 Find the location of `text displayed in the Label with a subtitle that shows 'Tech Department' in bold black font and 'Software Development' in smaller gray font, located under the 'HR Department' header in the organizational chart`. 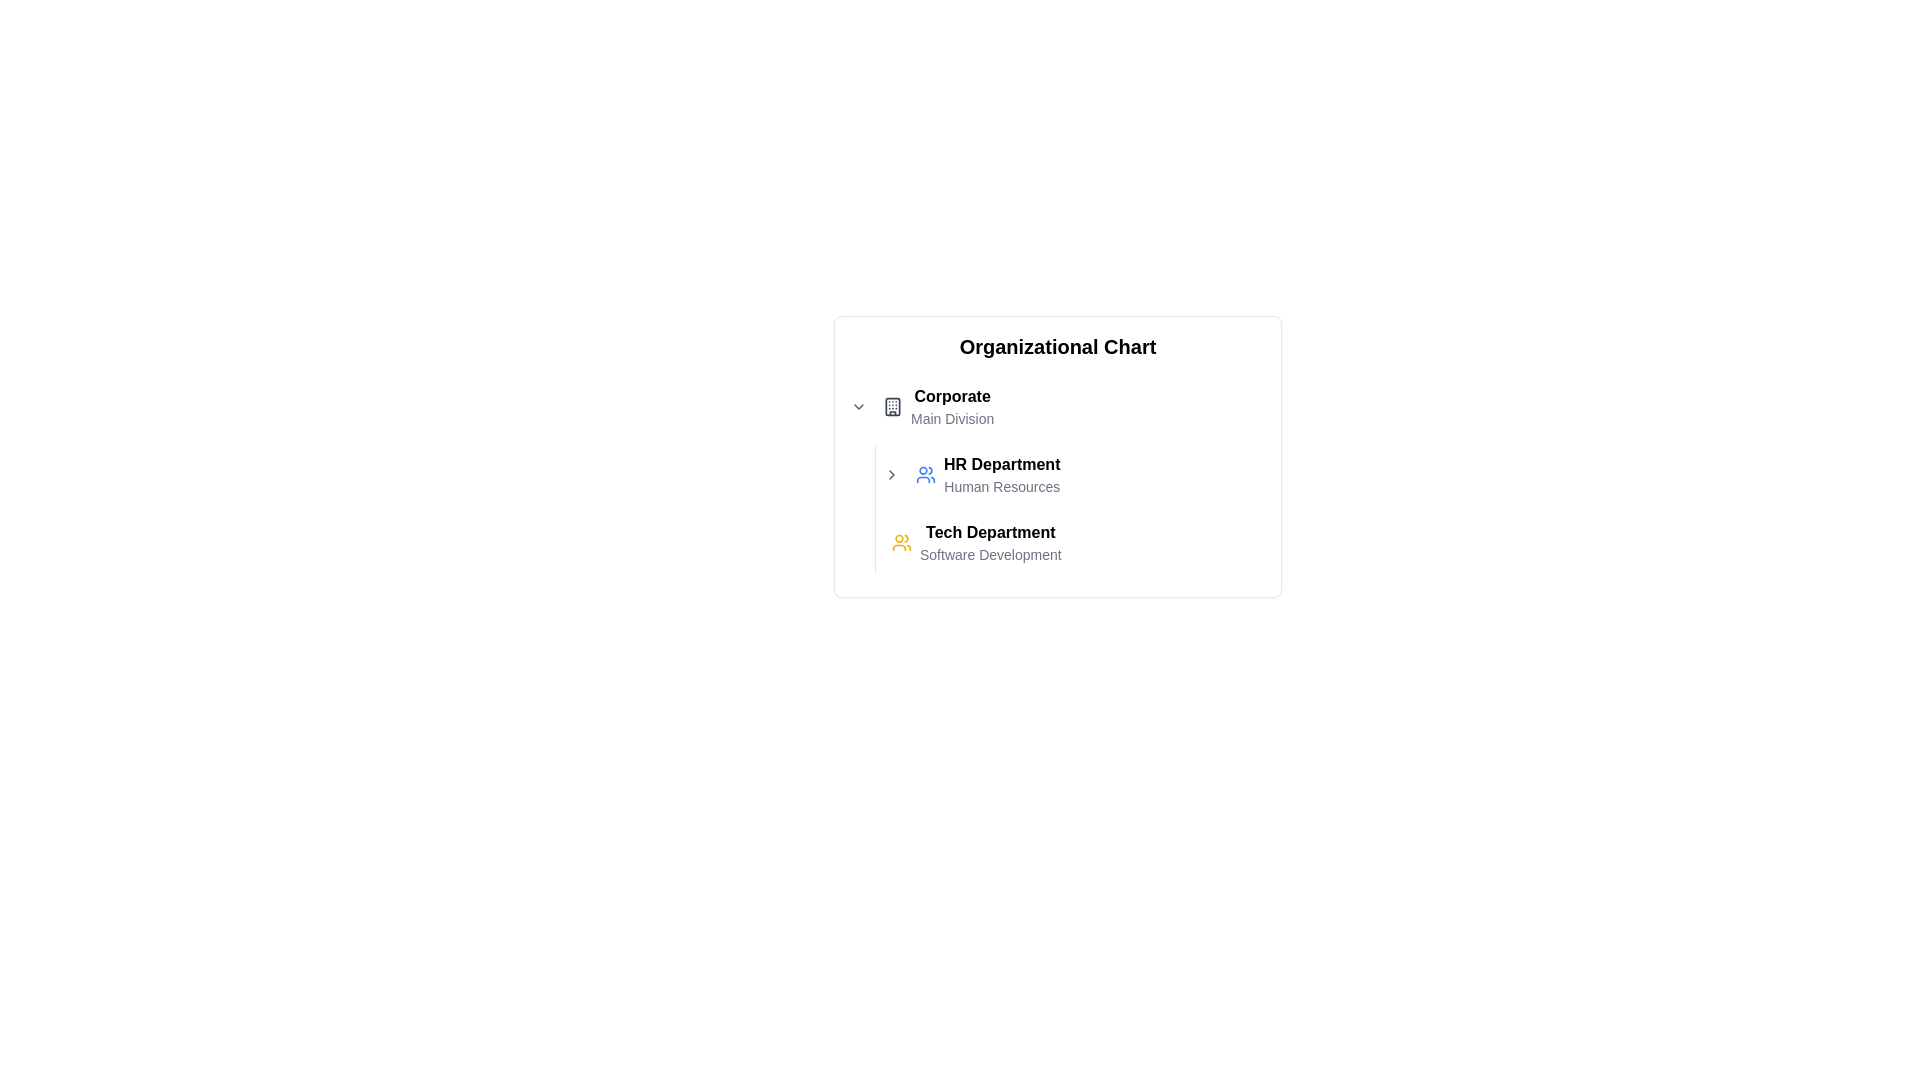

text displayed in the Label with a subtitle that shows 'Tech Department' in bold black font and 'Software Development' in smaller gray font, located under the 'HR Department' header in the organizational chart is located at coordinates (990, 543).